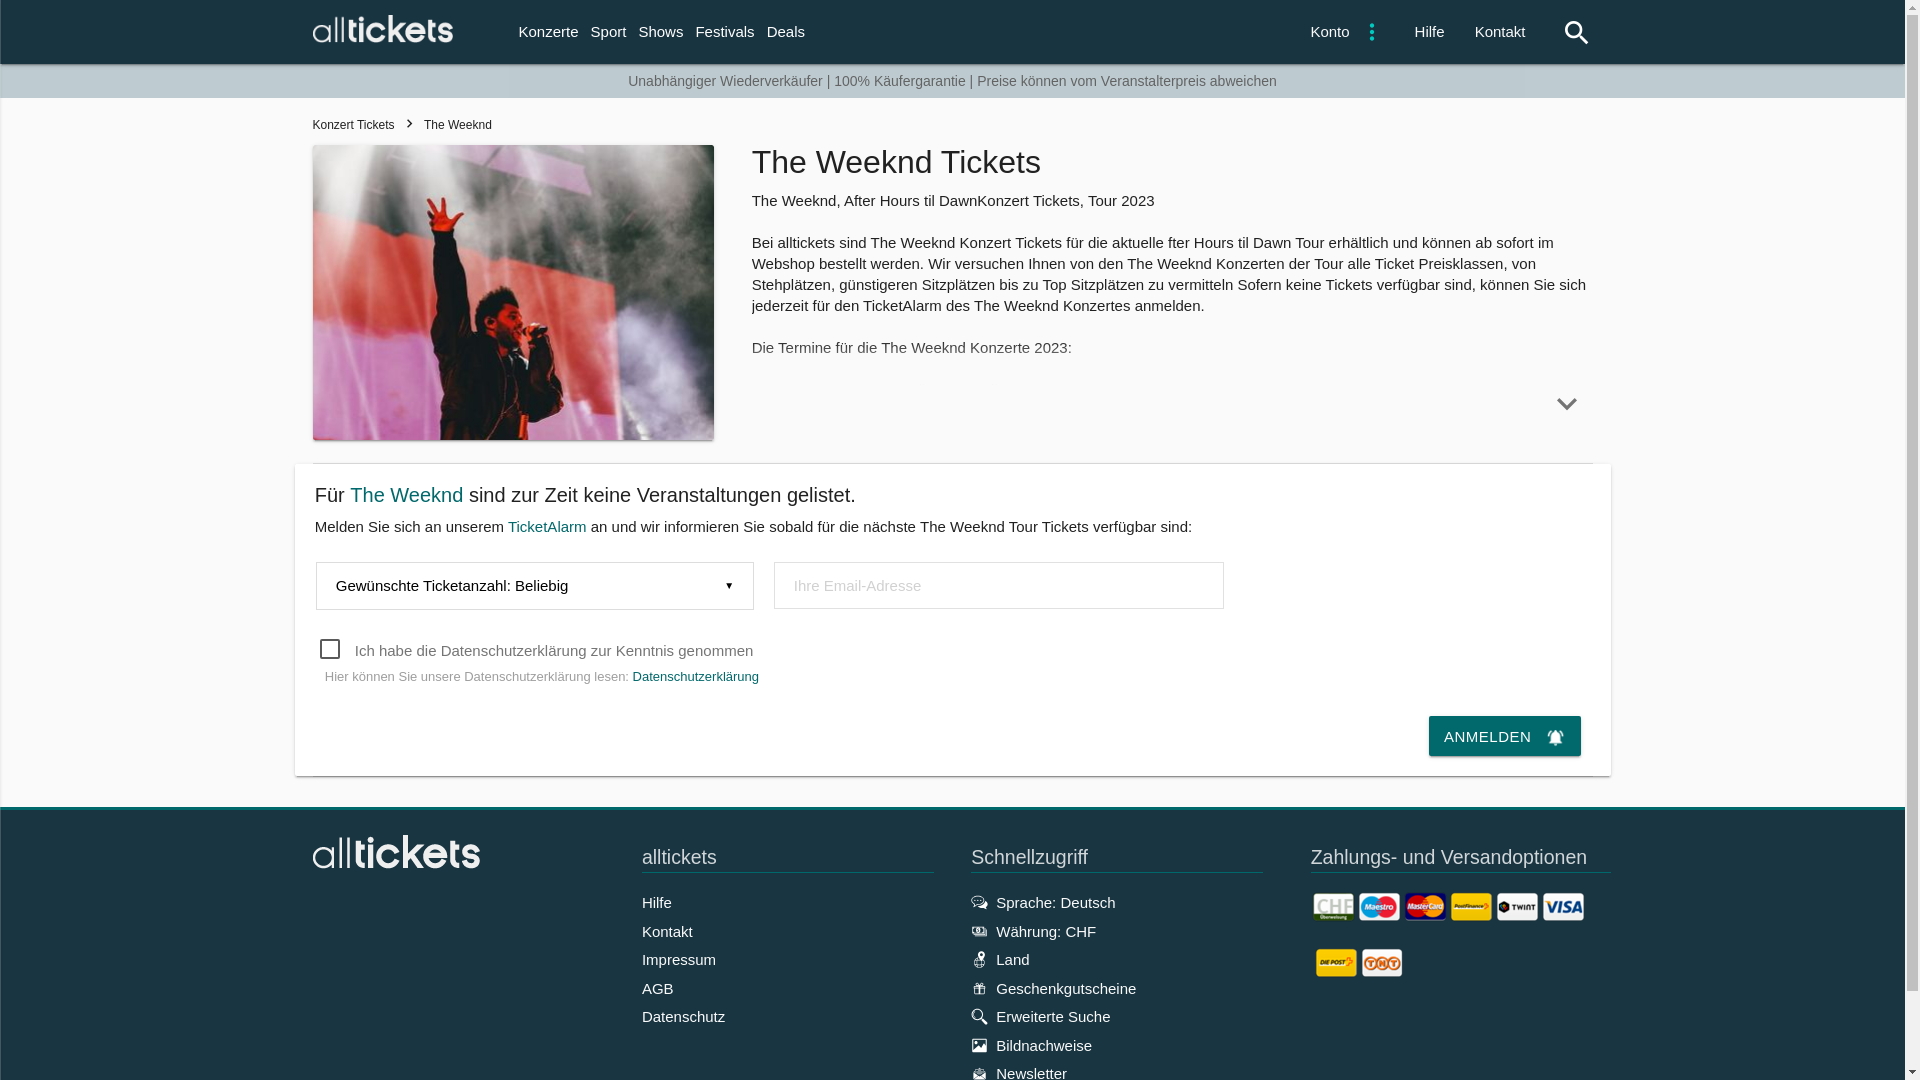 The image size is (1920, 1080). I want to click on 'Deals', so click(785, 31).